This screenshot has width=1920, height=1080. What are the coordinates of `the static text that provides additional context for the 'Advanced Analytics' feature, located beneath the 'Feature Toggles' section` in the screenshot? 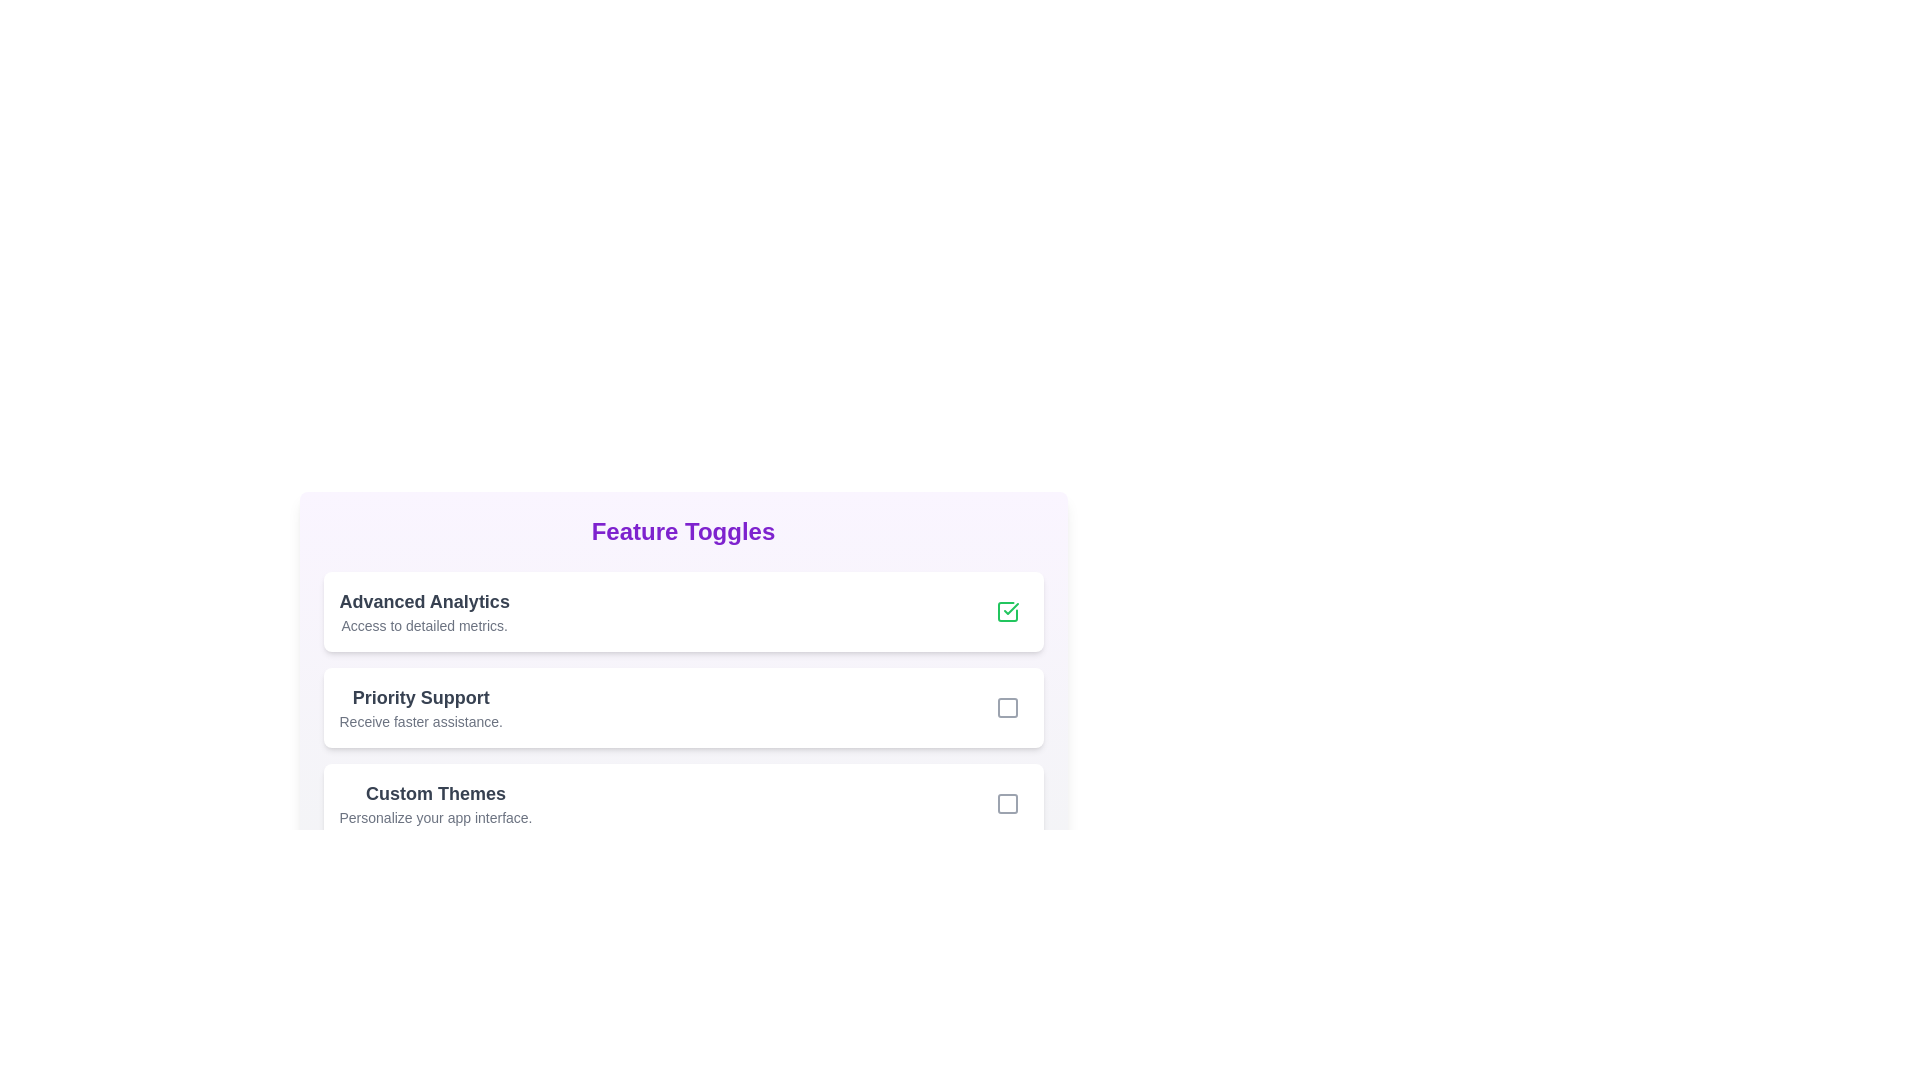 It's located at (423, 624).